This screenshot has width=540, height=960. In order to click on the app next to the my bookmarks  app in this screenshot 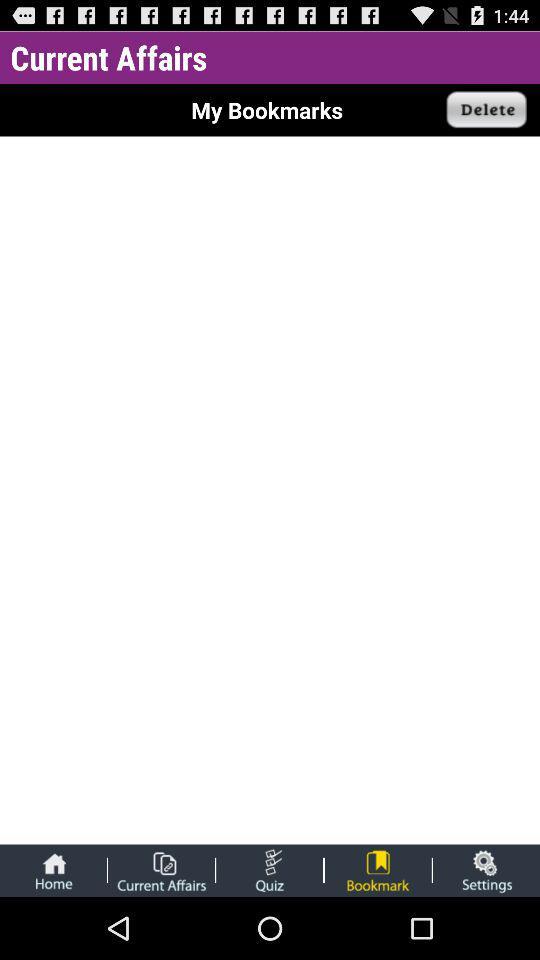, I will do `click(486, 110)`.